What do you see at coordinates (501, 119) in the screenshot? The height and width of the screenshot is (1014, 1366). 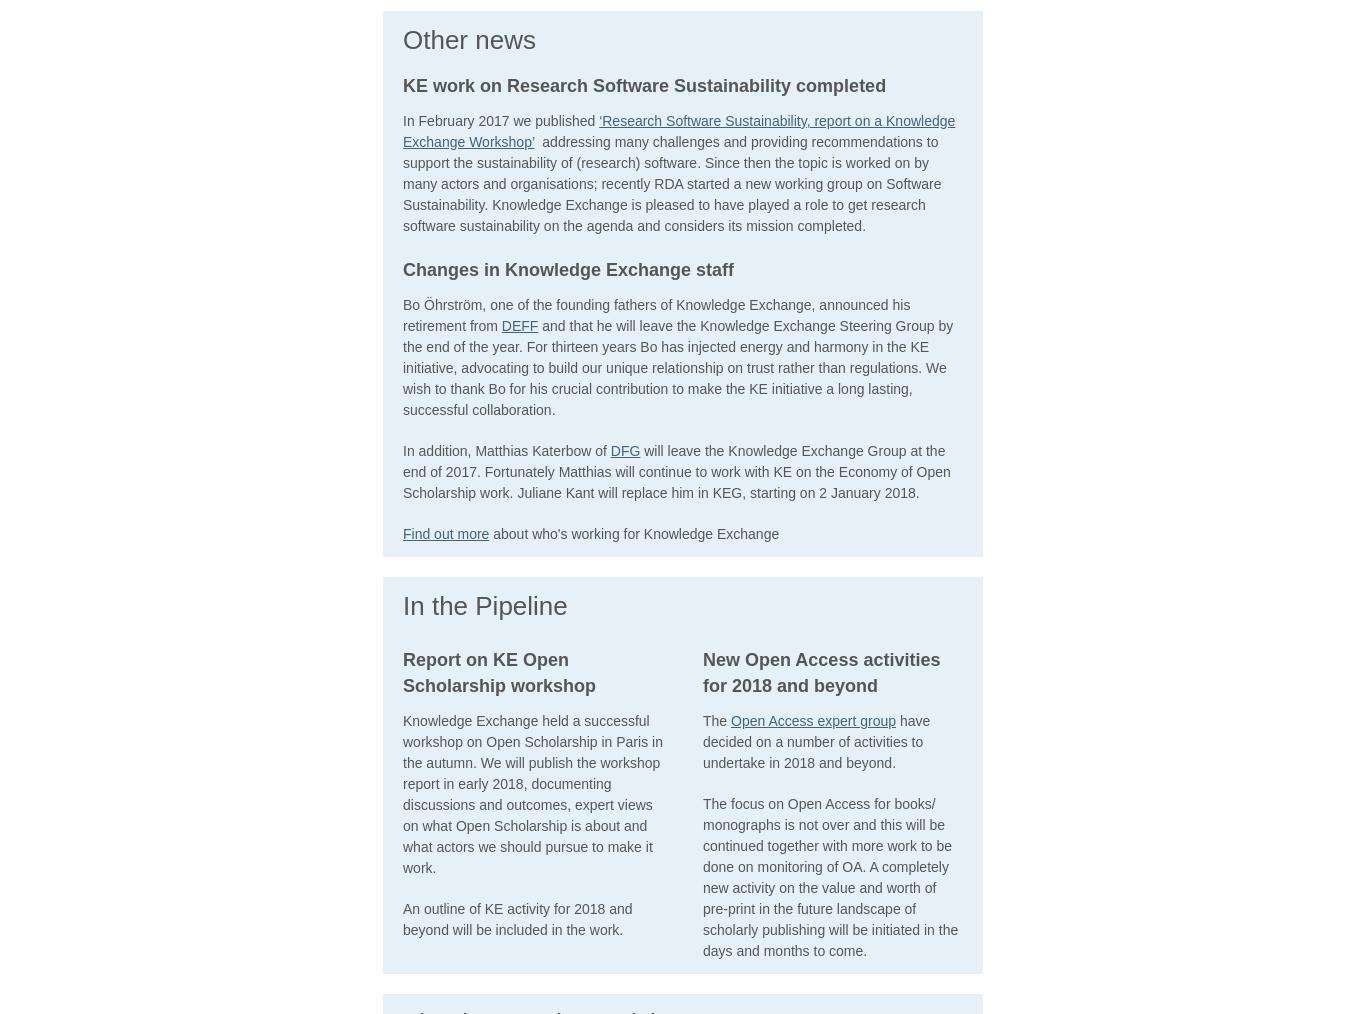 I see `'In February 2017 we published'` at bounding box center [501, 119].